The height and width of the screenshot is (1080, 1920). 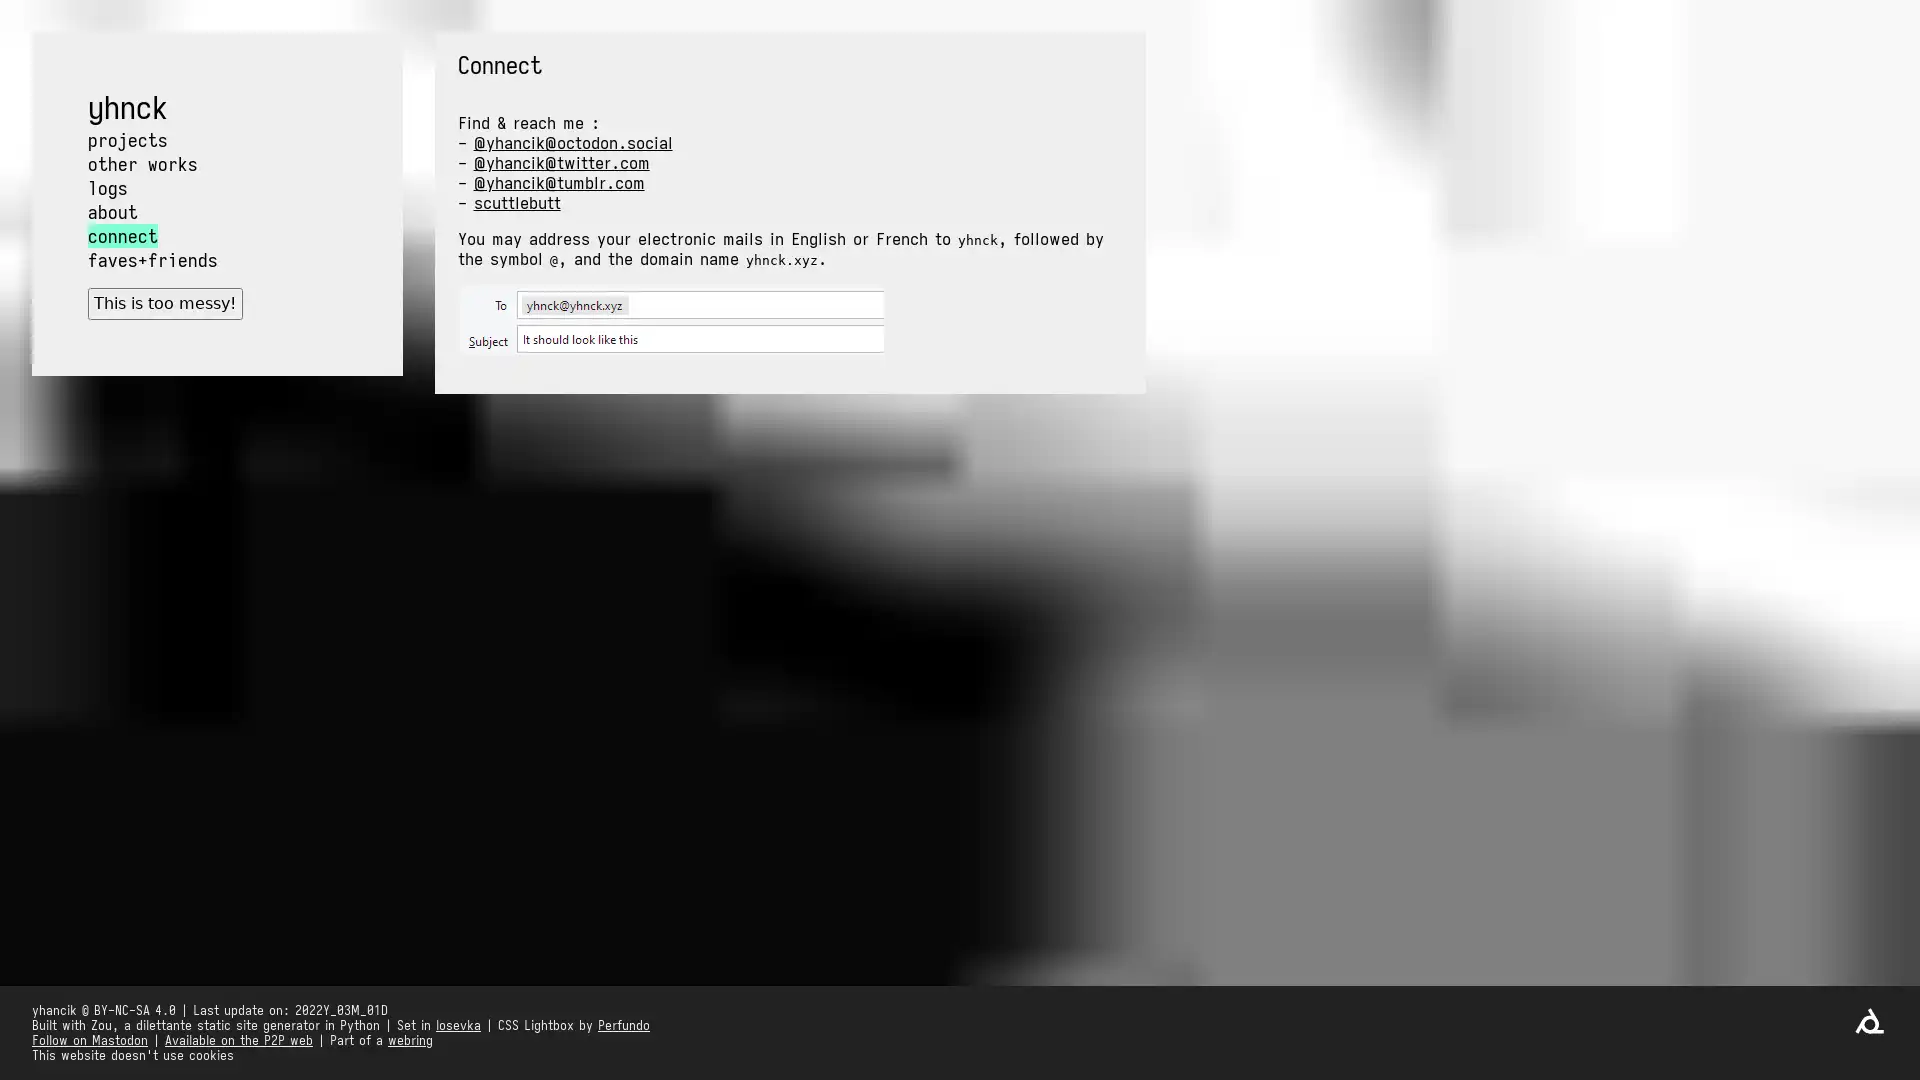 What do you see at coordinates (164, 303) in the screenshot?
I see `This is too messy!` at bounding box center [164, 303].